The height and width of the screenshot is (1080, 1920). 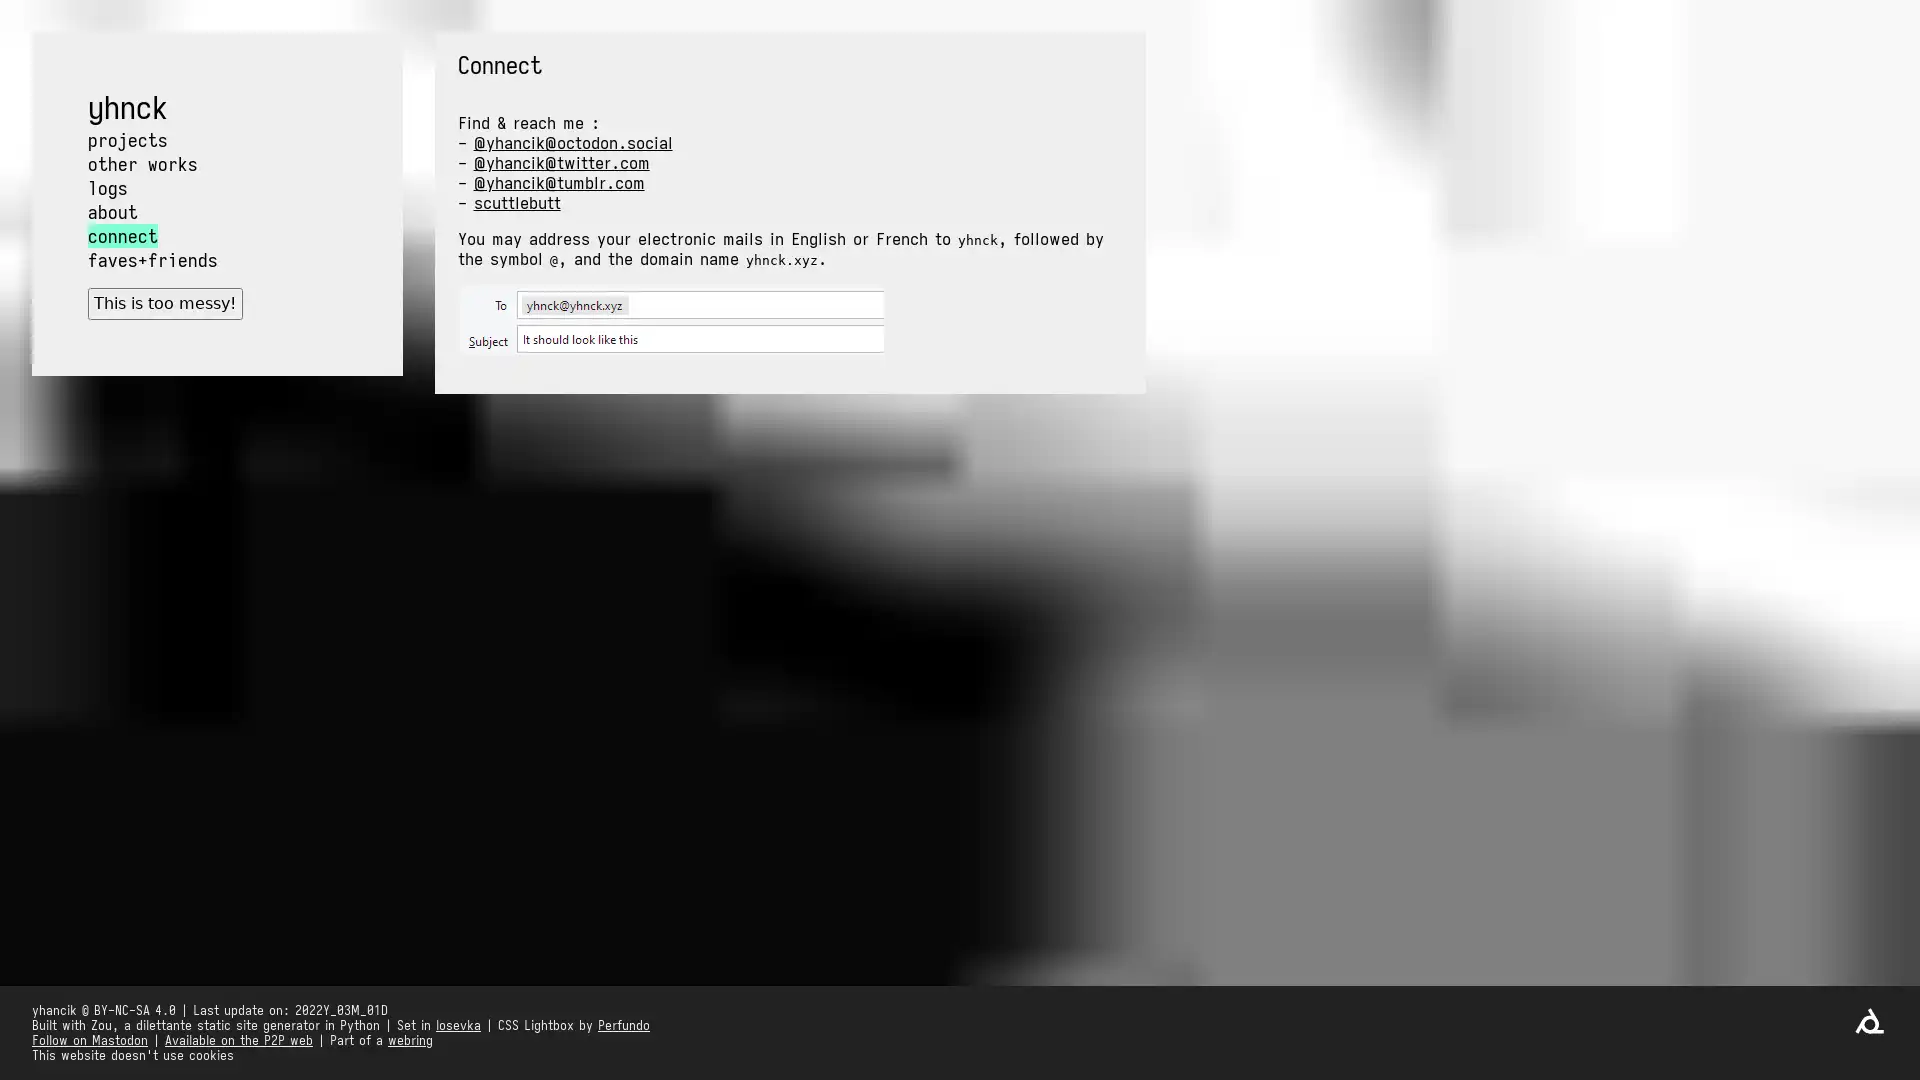 What do you see at coordinates (164, 303) in the screenshot?
I see `This is too messy!` at bounding box center [164, 303].